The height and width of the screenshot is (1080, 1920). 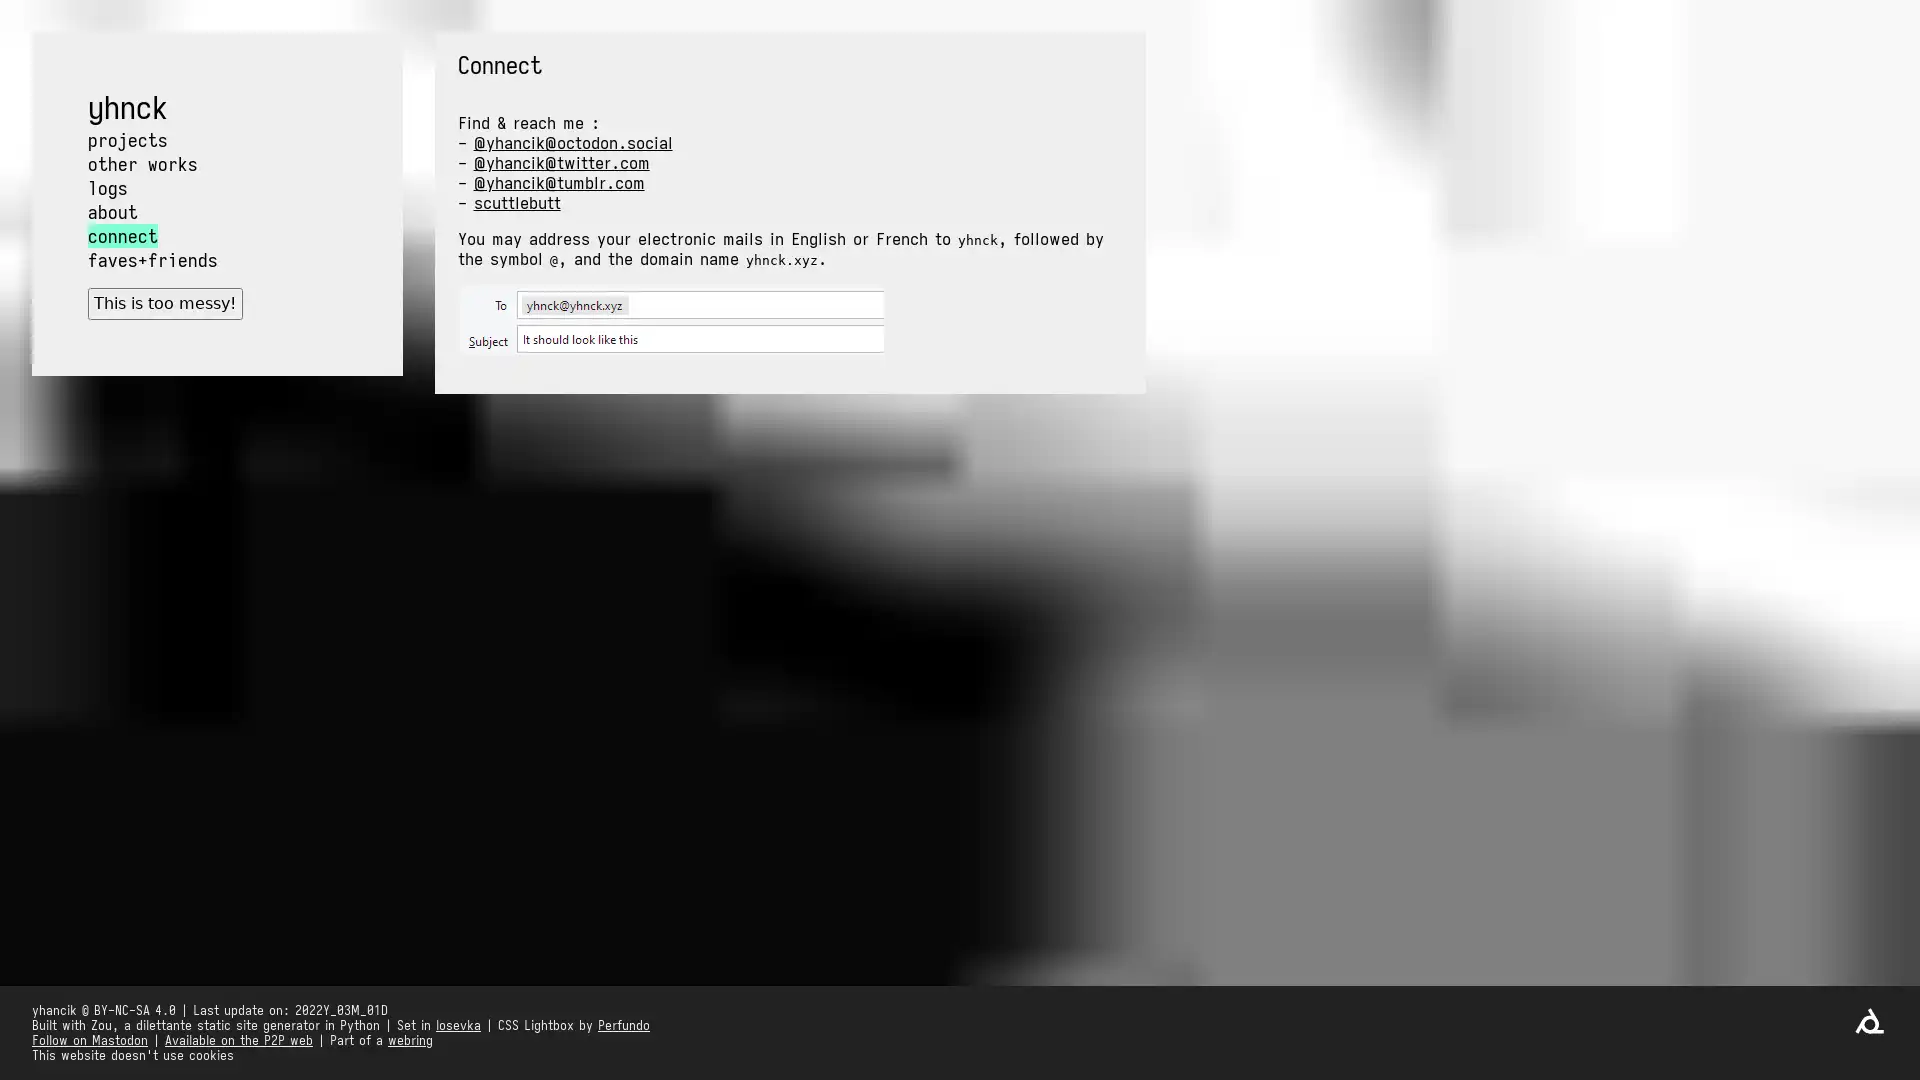 What do you see at coordinates (164, 303) in the screenshot?
I see `This is too messy!` at bounding box center [164, 303].